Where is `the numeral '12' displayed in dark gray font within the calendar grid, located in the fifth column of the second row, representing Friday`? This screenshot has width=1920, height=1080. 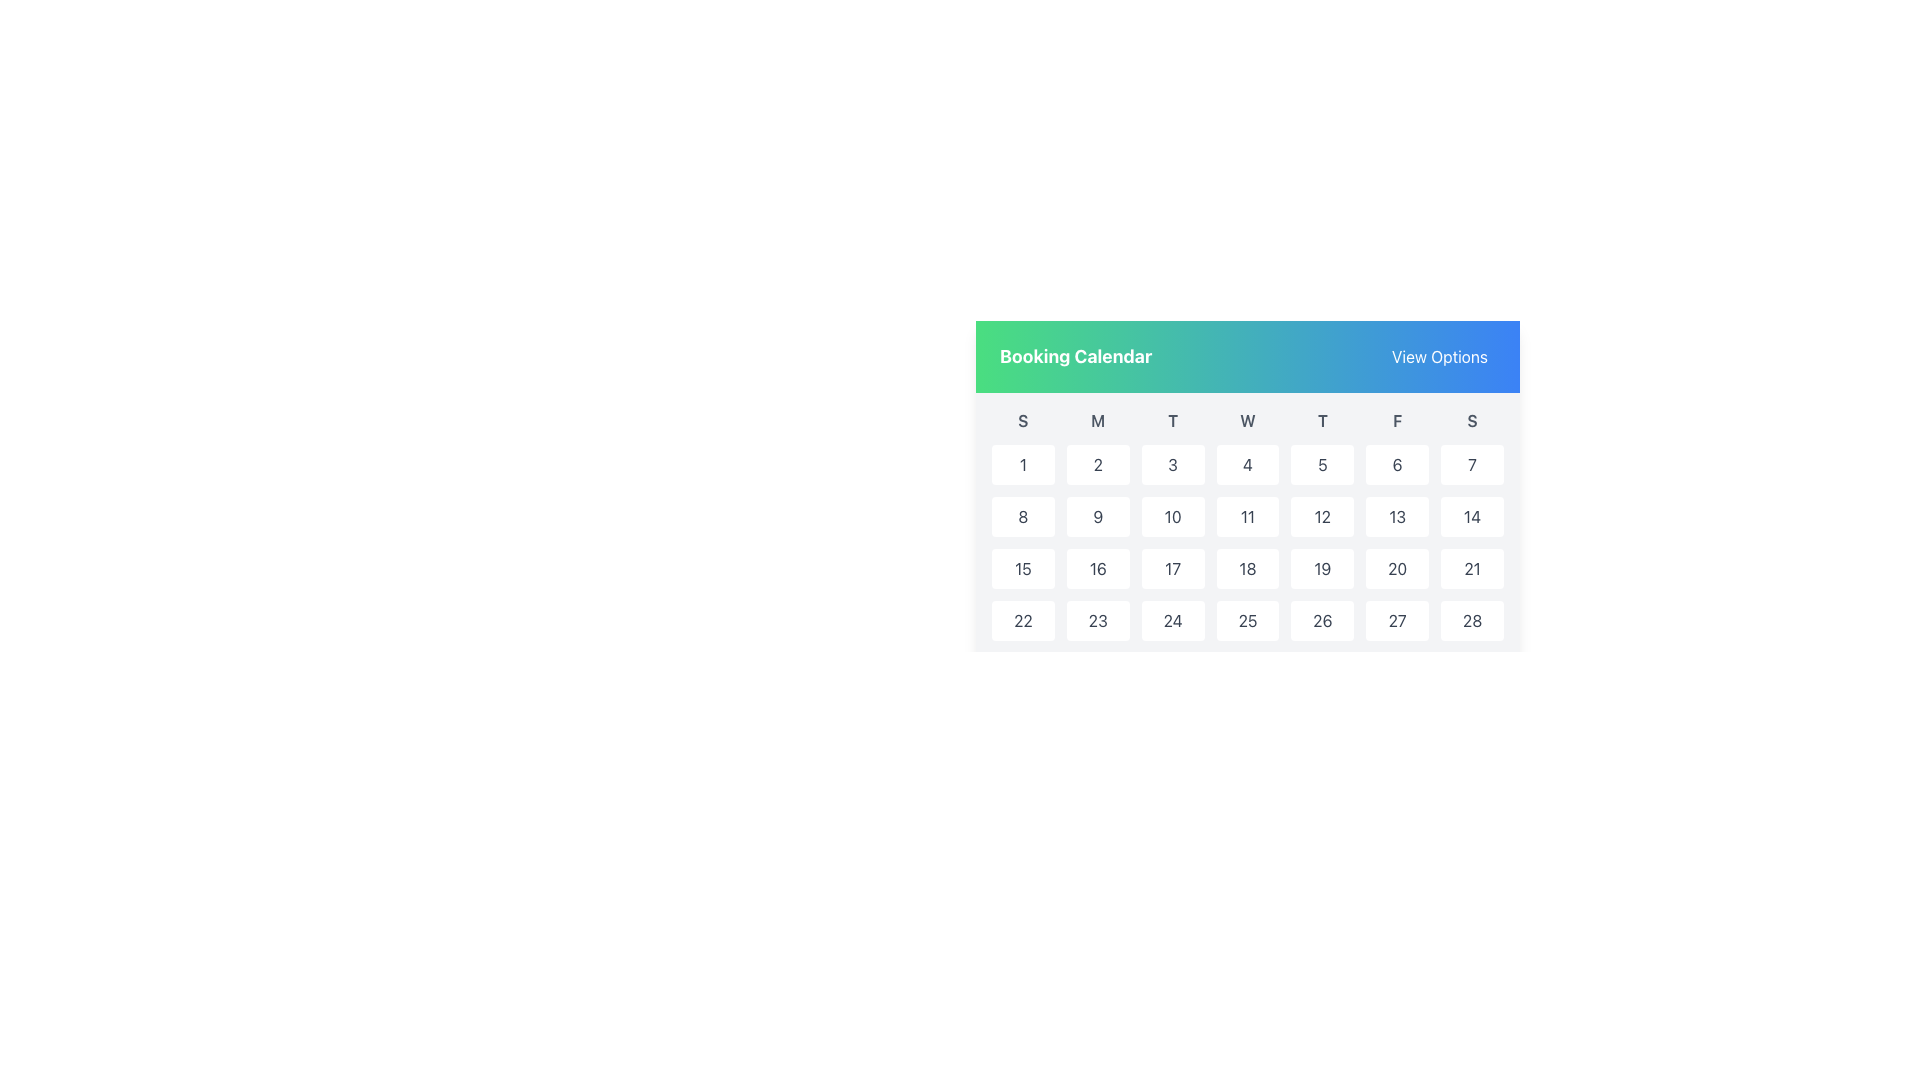 the numeral '12' displayed in dark gray font within the calendar grid, located in the fifth column of the second row, representing Friday is located at coordinates (1322, 515).